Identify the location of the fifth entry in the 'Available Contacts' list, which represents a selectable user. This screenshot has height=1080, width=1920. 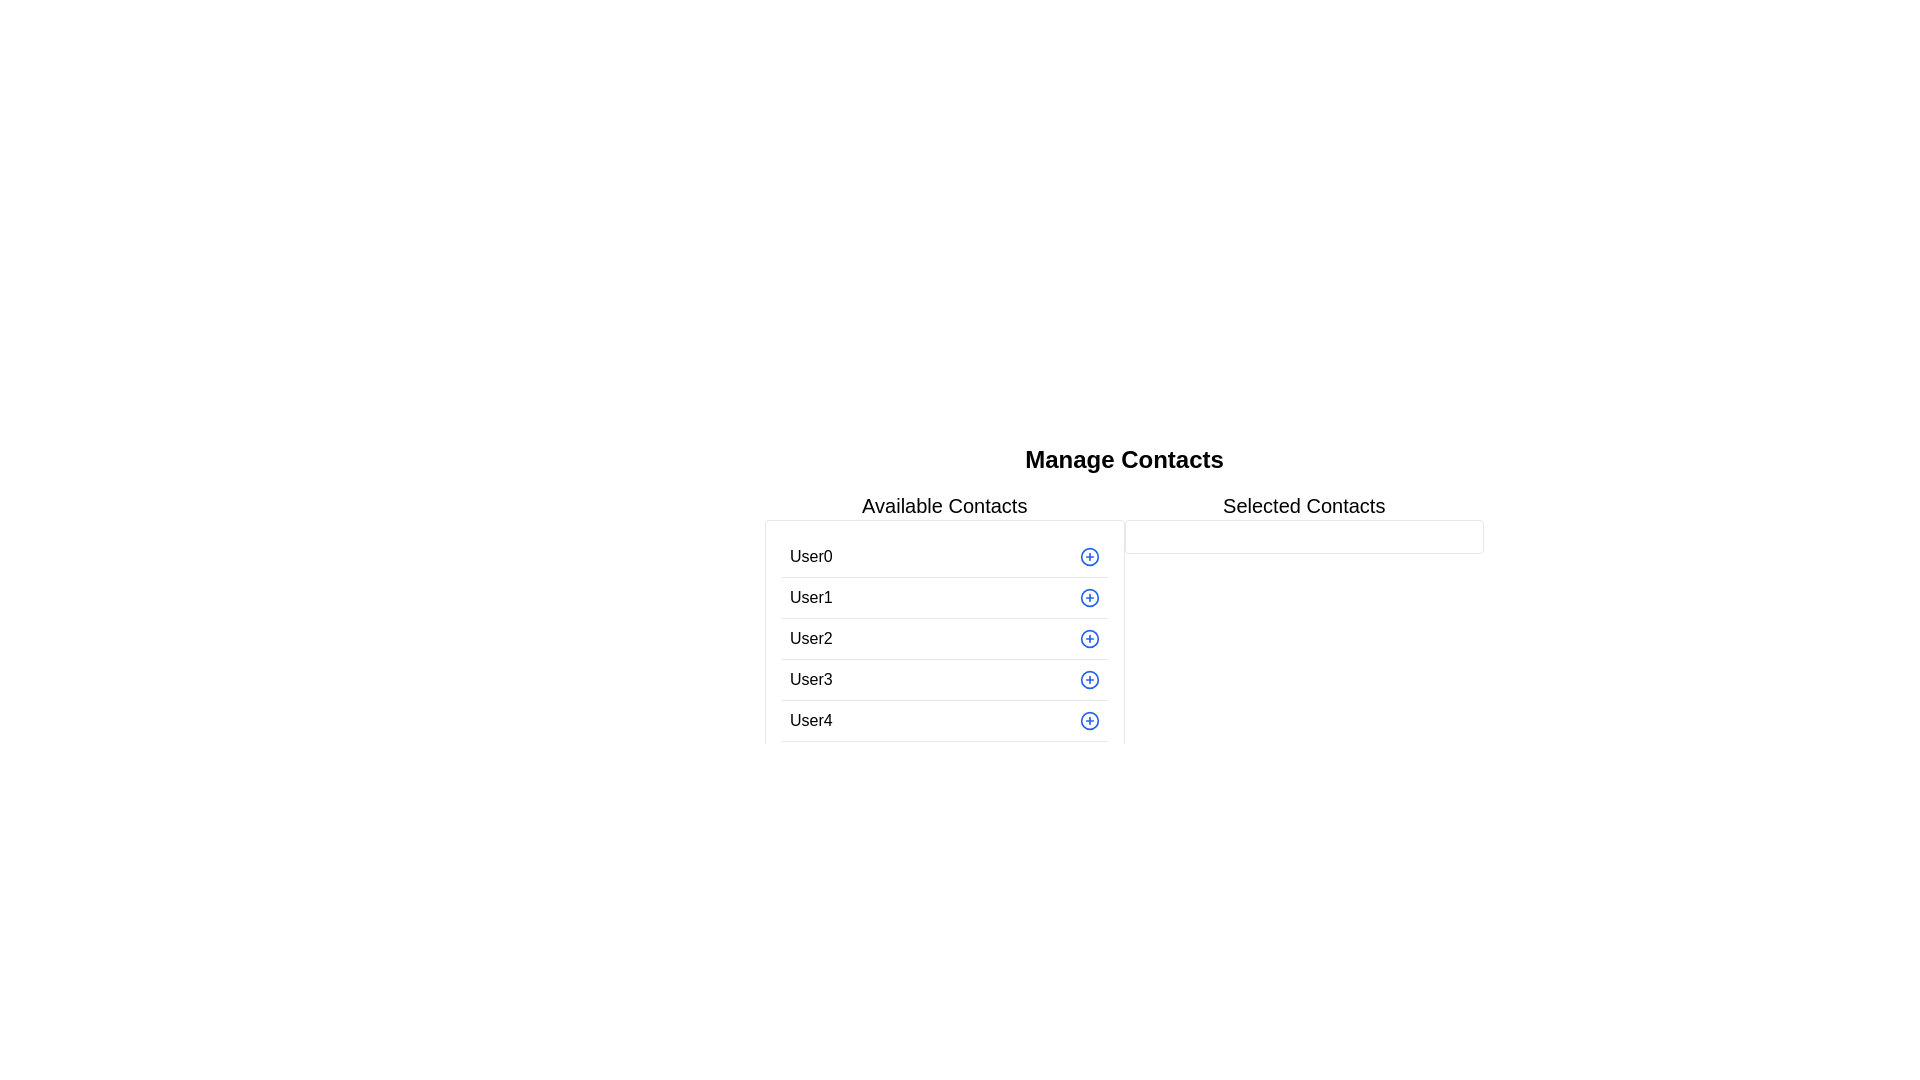
(943, 728).